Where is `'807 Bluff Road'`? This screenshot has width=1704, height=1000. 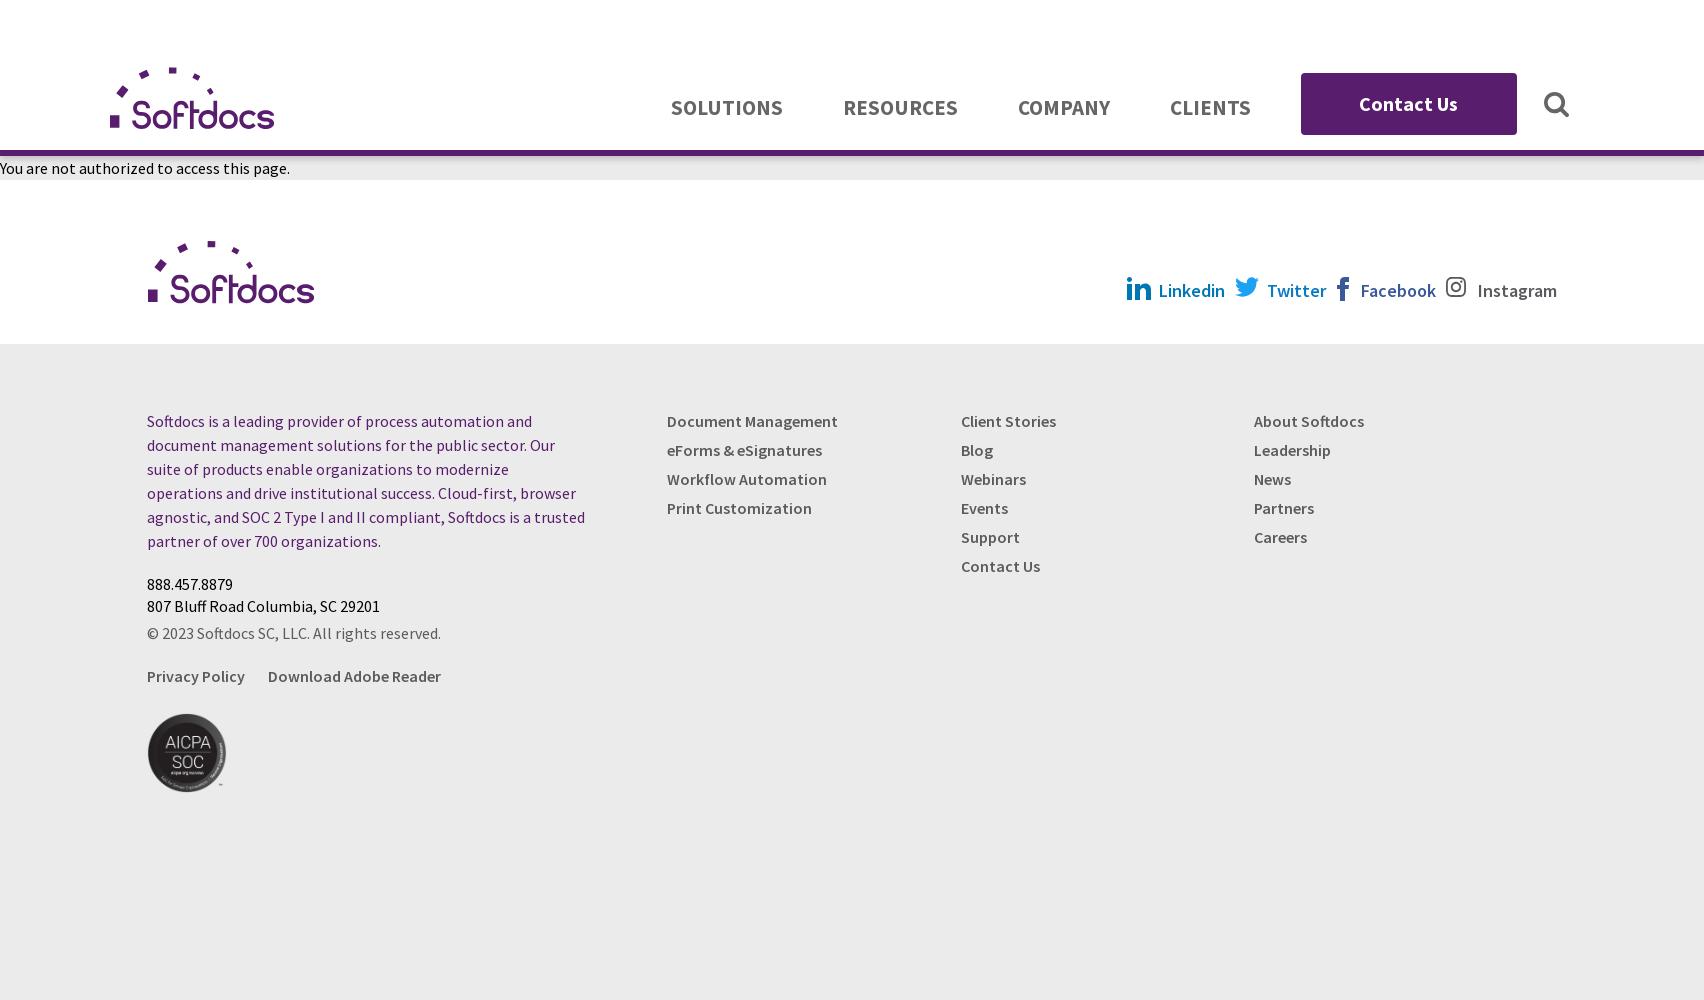 '807 Bluff Road' is located at coordinates (195, 604).